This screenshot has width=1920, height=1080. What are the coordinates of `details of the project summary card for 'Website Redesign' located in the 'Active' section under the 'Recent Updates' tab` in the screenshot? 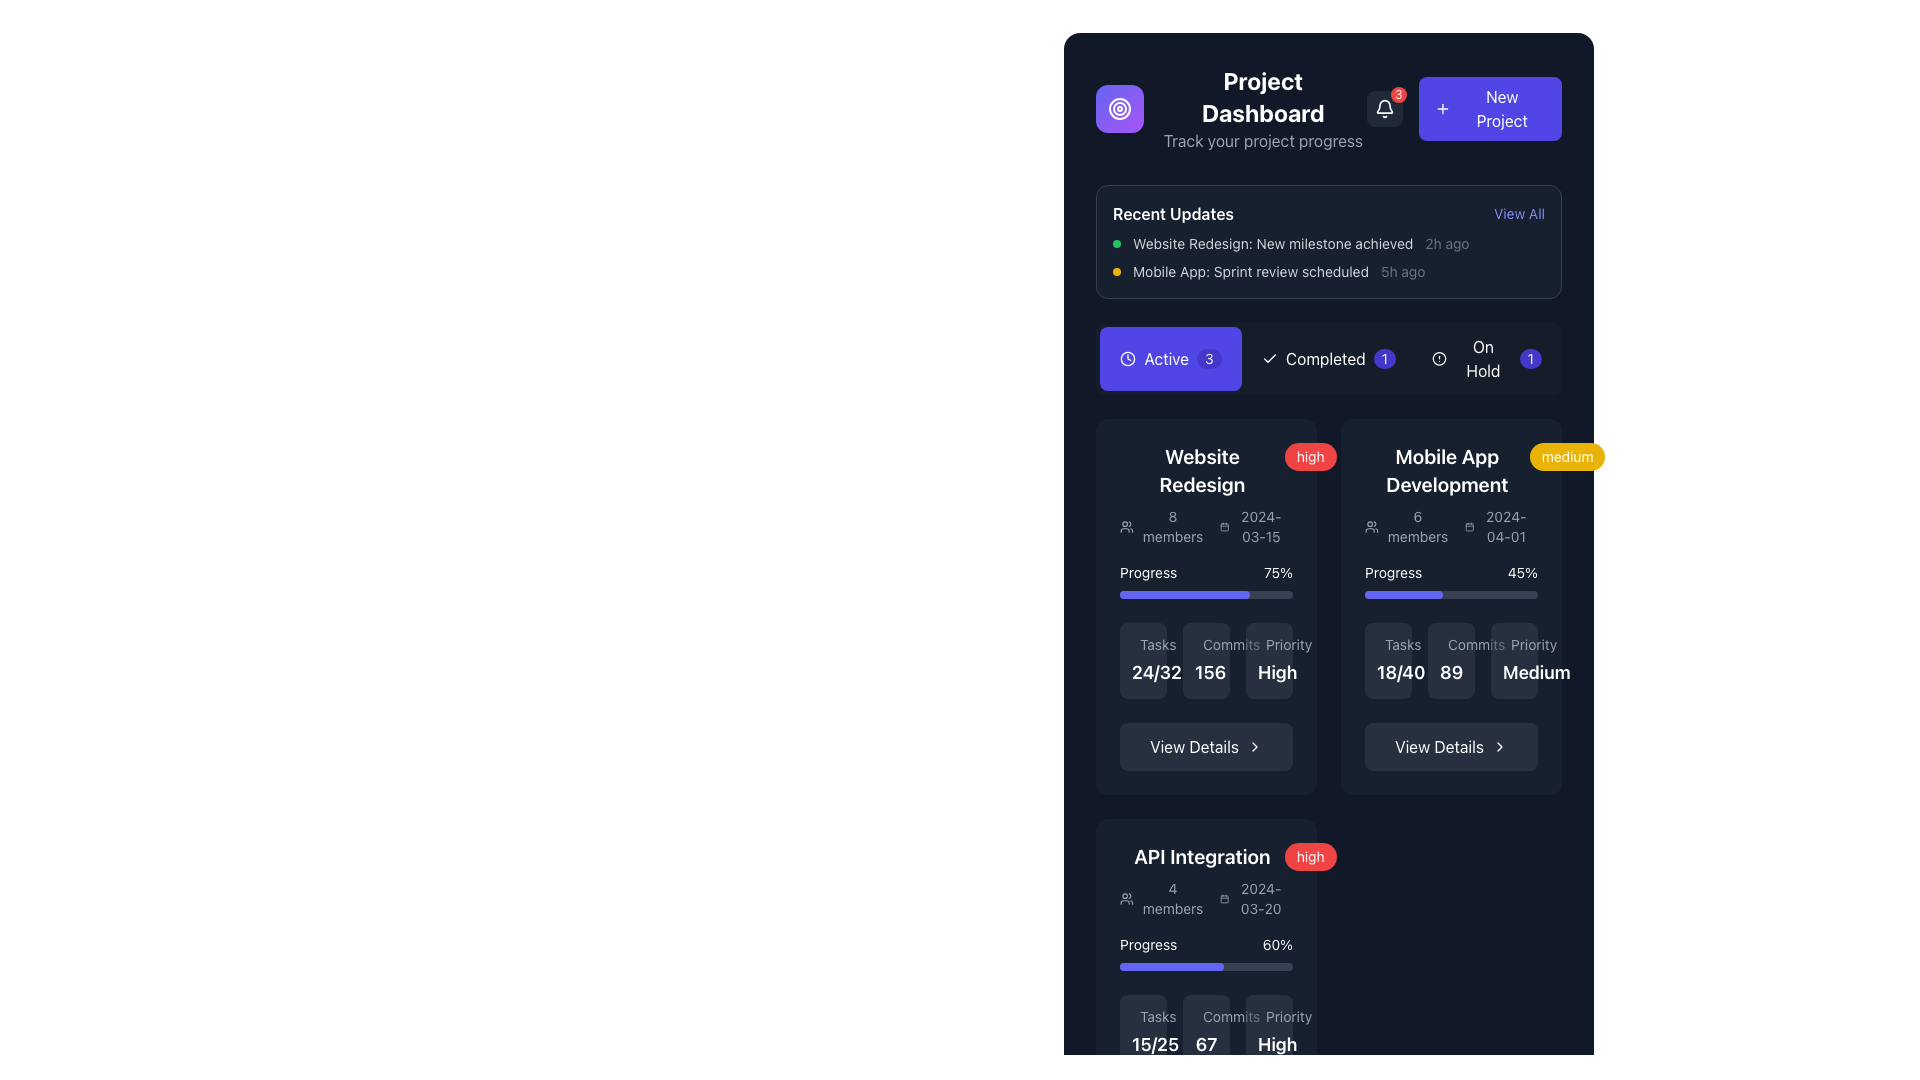 It's located at (1205, 494).